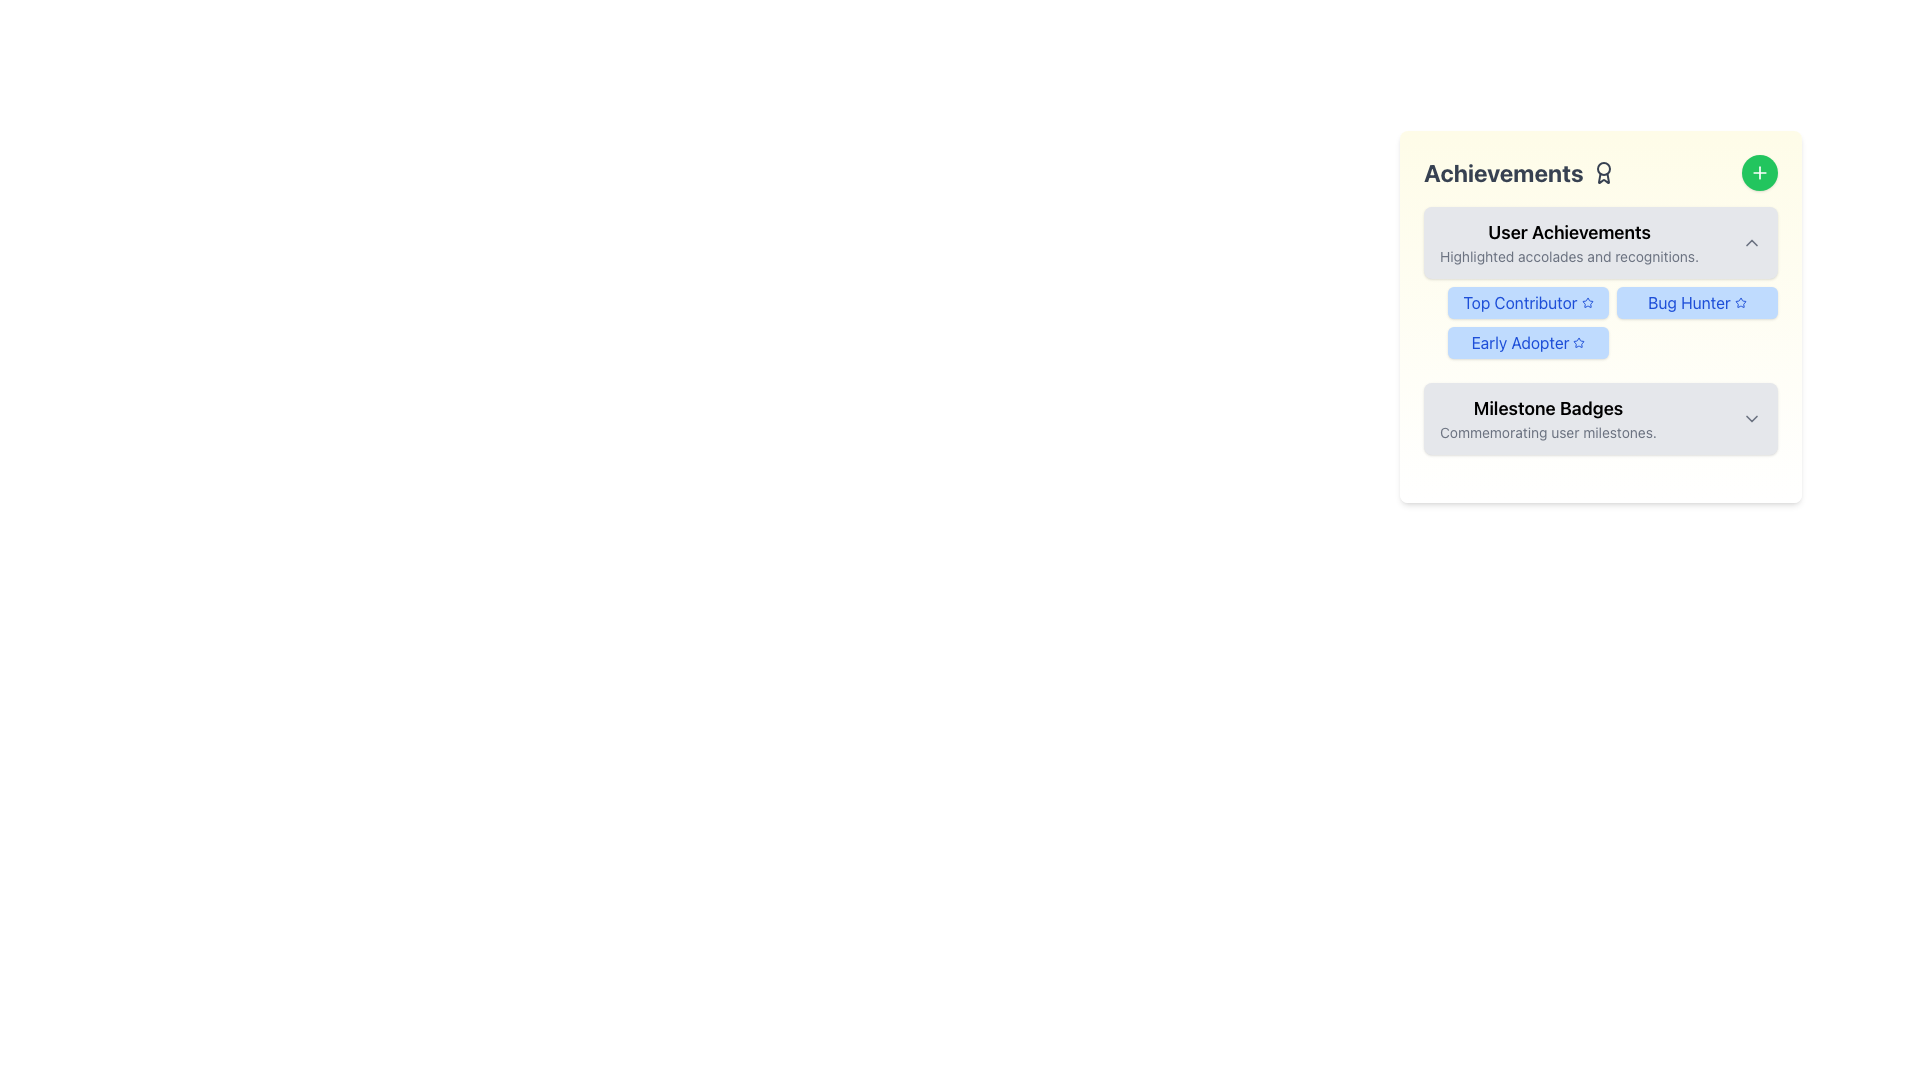 The width and height of the screenshot is (1920, 1080). I want to click on the header title text with accompanying icon that indicates achievements, to relate it to the content below, so click(1601, 172).